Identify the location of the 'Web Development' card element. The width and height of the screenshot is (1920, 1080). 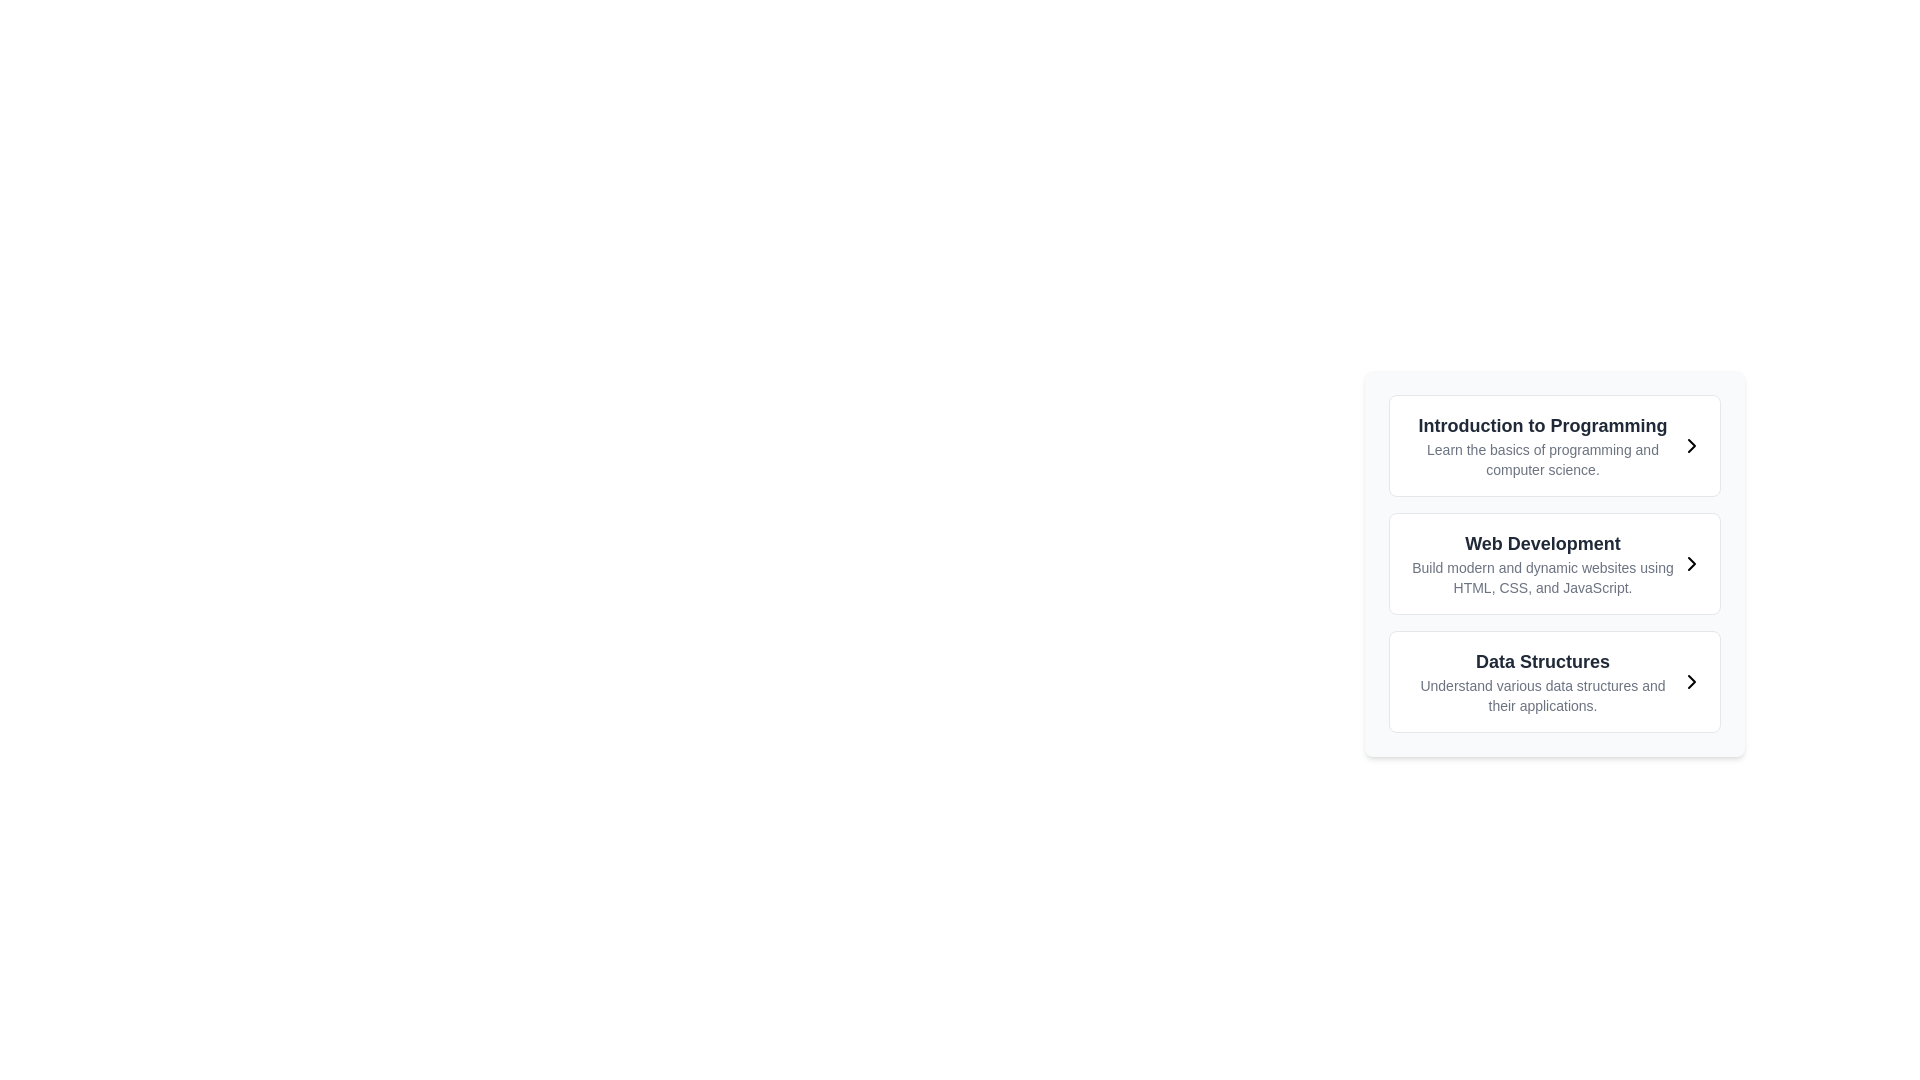
(1554, 563).